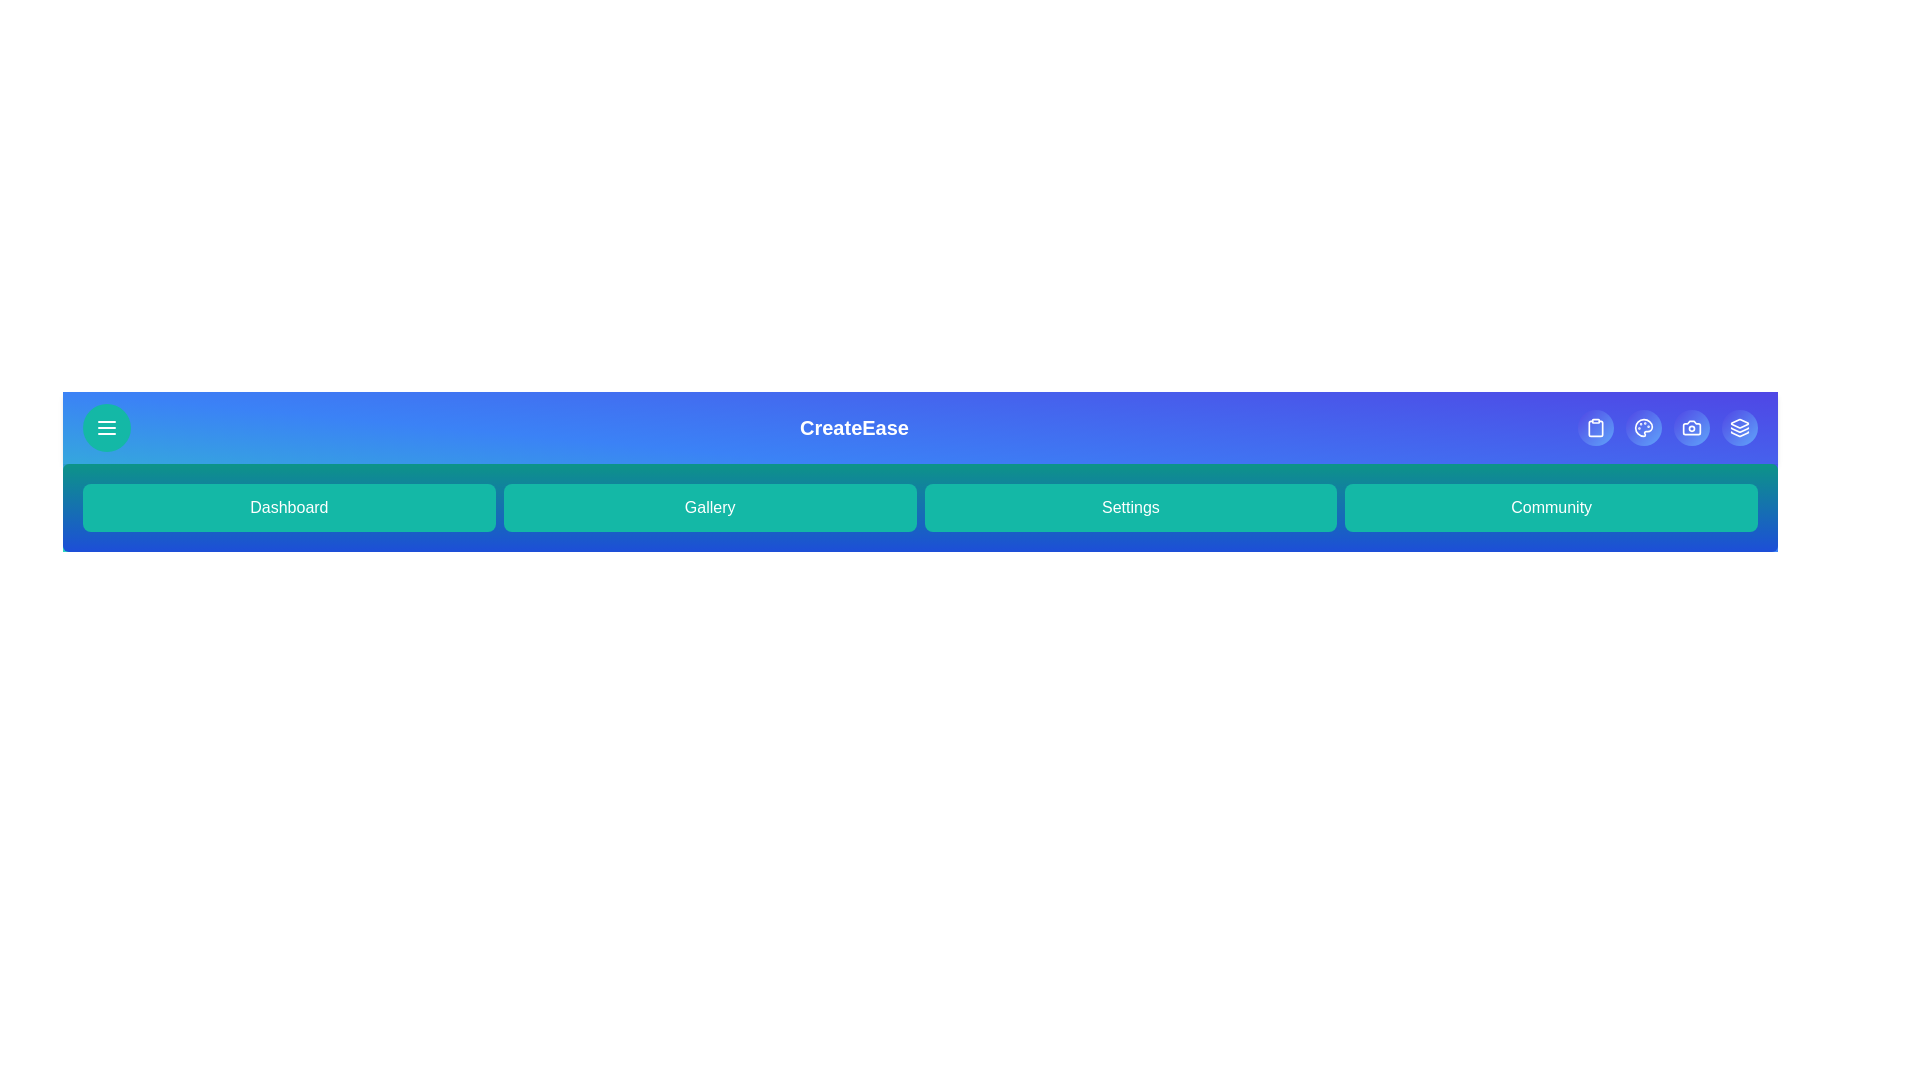 The image size is (1920, 1080). I want to click on the 'Settings' button to navigate to the 'Settings' section, so click(1130, 507).